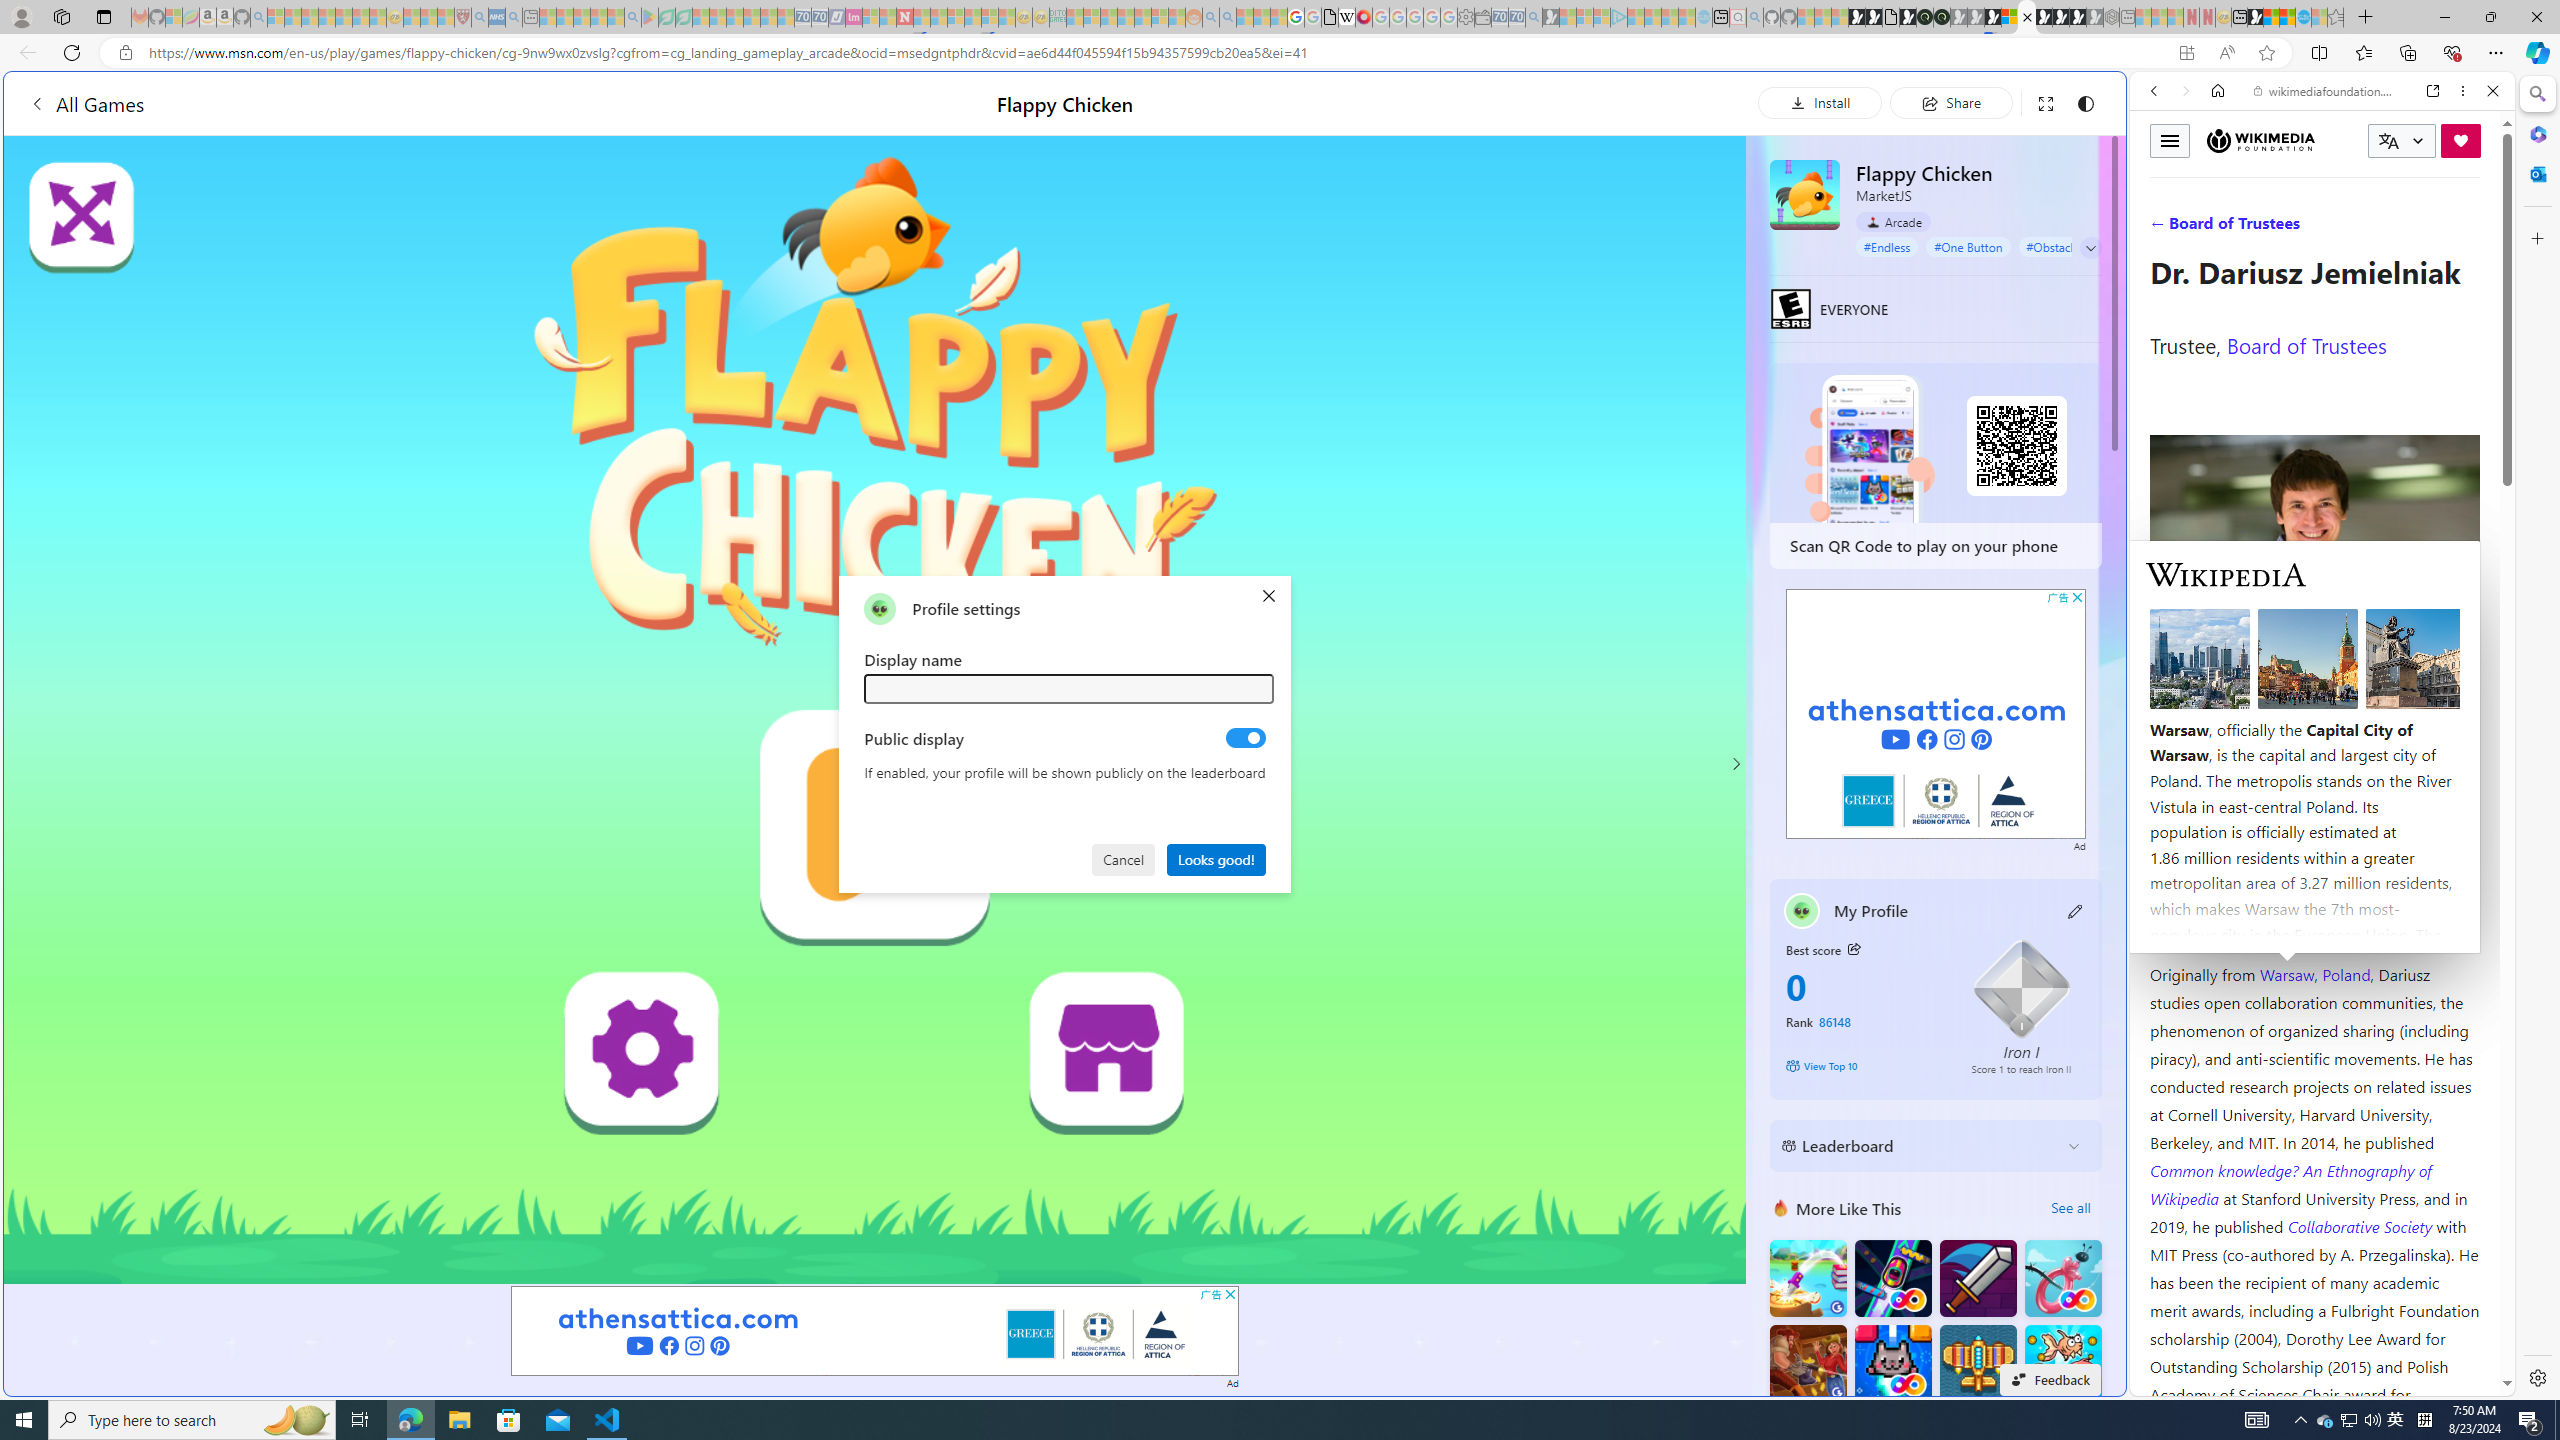 This screenshot has width=2560, height=1440. I want to click on 'Cancel', so click(1125, 857).